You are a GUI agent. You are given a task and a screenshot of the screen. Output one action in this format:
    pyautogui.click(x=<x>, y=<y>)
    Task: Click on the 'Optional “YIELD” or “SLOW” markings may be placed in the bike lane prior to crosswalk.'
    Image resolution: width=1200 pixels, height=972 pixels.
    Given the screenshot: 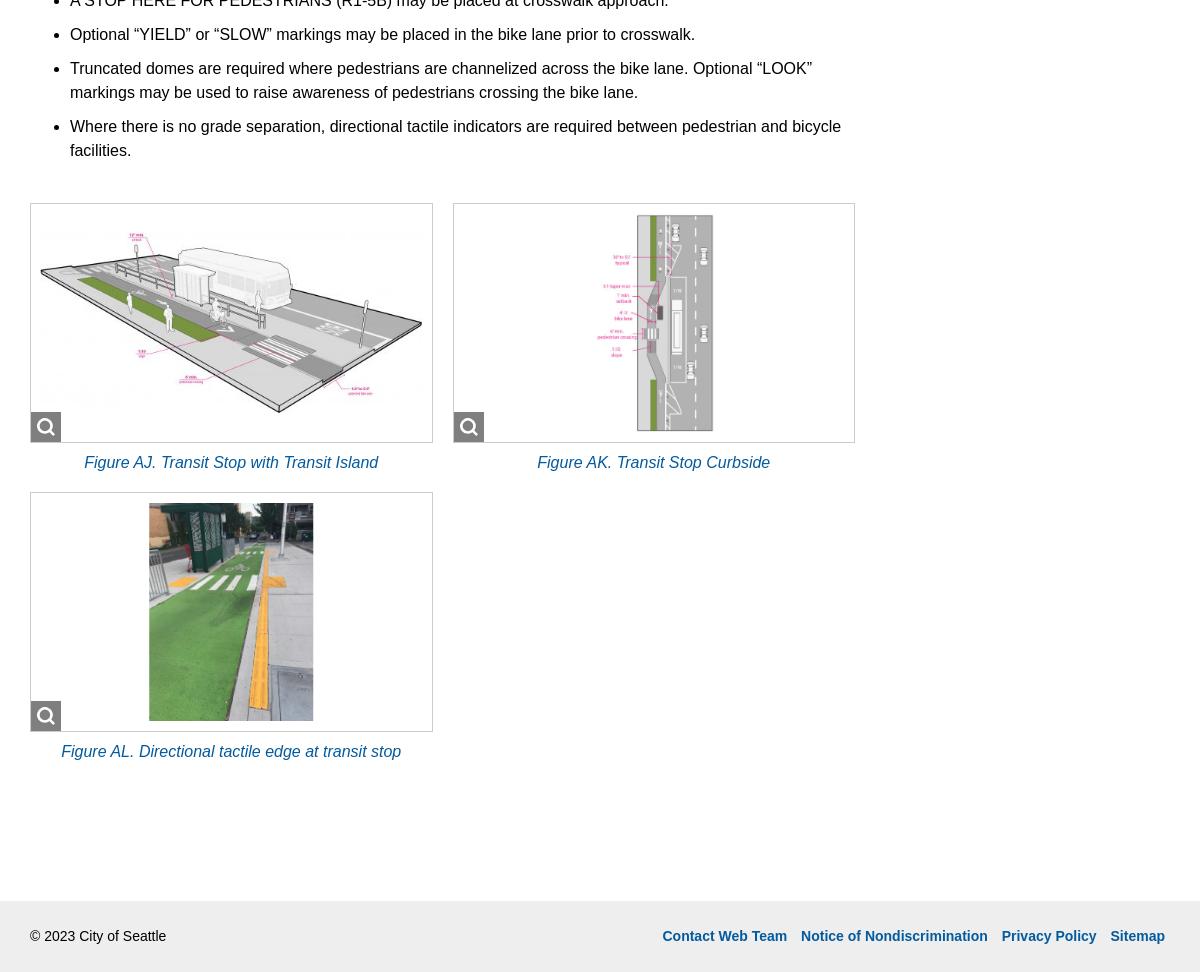 What is the action you would take?
    pyautogui.click(x=382, y=33)
    